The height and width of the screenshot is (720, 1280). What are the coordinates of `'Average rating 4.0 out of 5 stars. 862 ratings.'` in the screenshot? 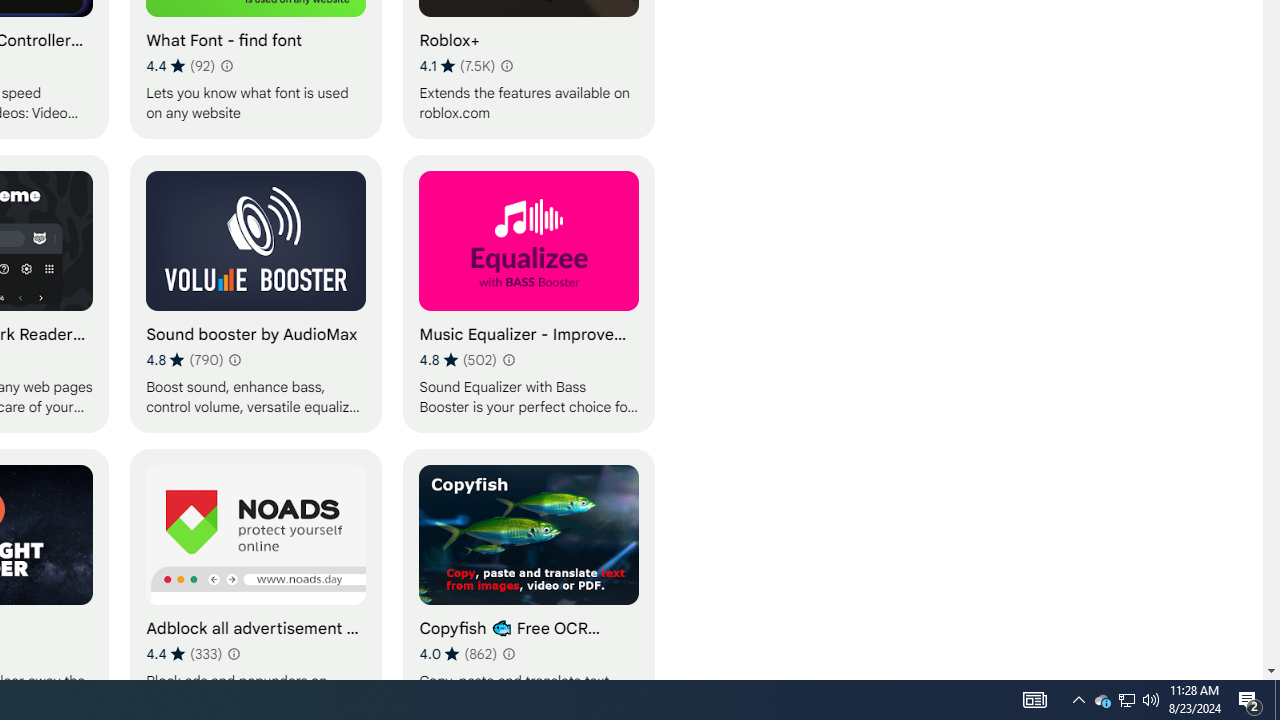 It's located at (457, 653).